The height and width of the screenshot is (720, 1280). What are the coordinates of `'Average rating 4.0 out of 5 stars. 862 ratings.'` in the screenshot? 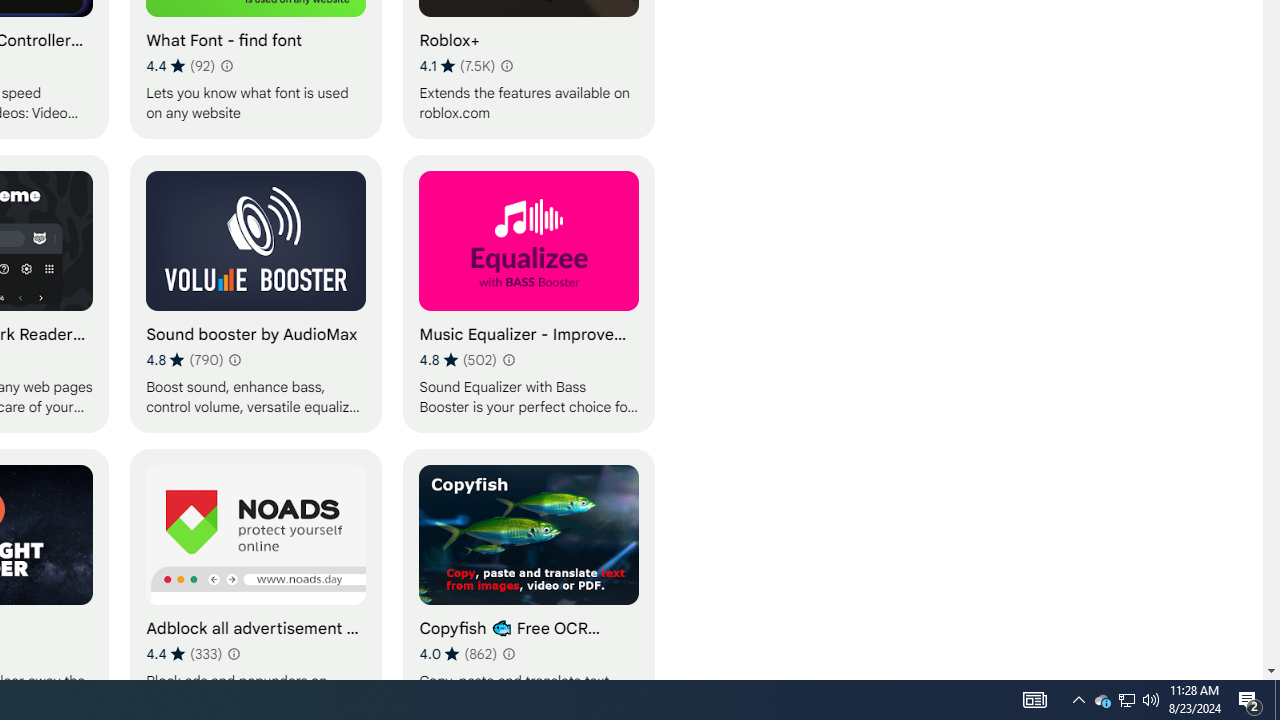 It's located at (457, 653).